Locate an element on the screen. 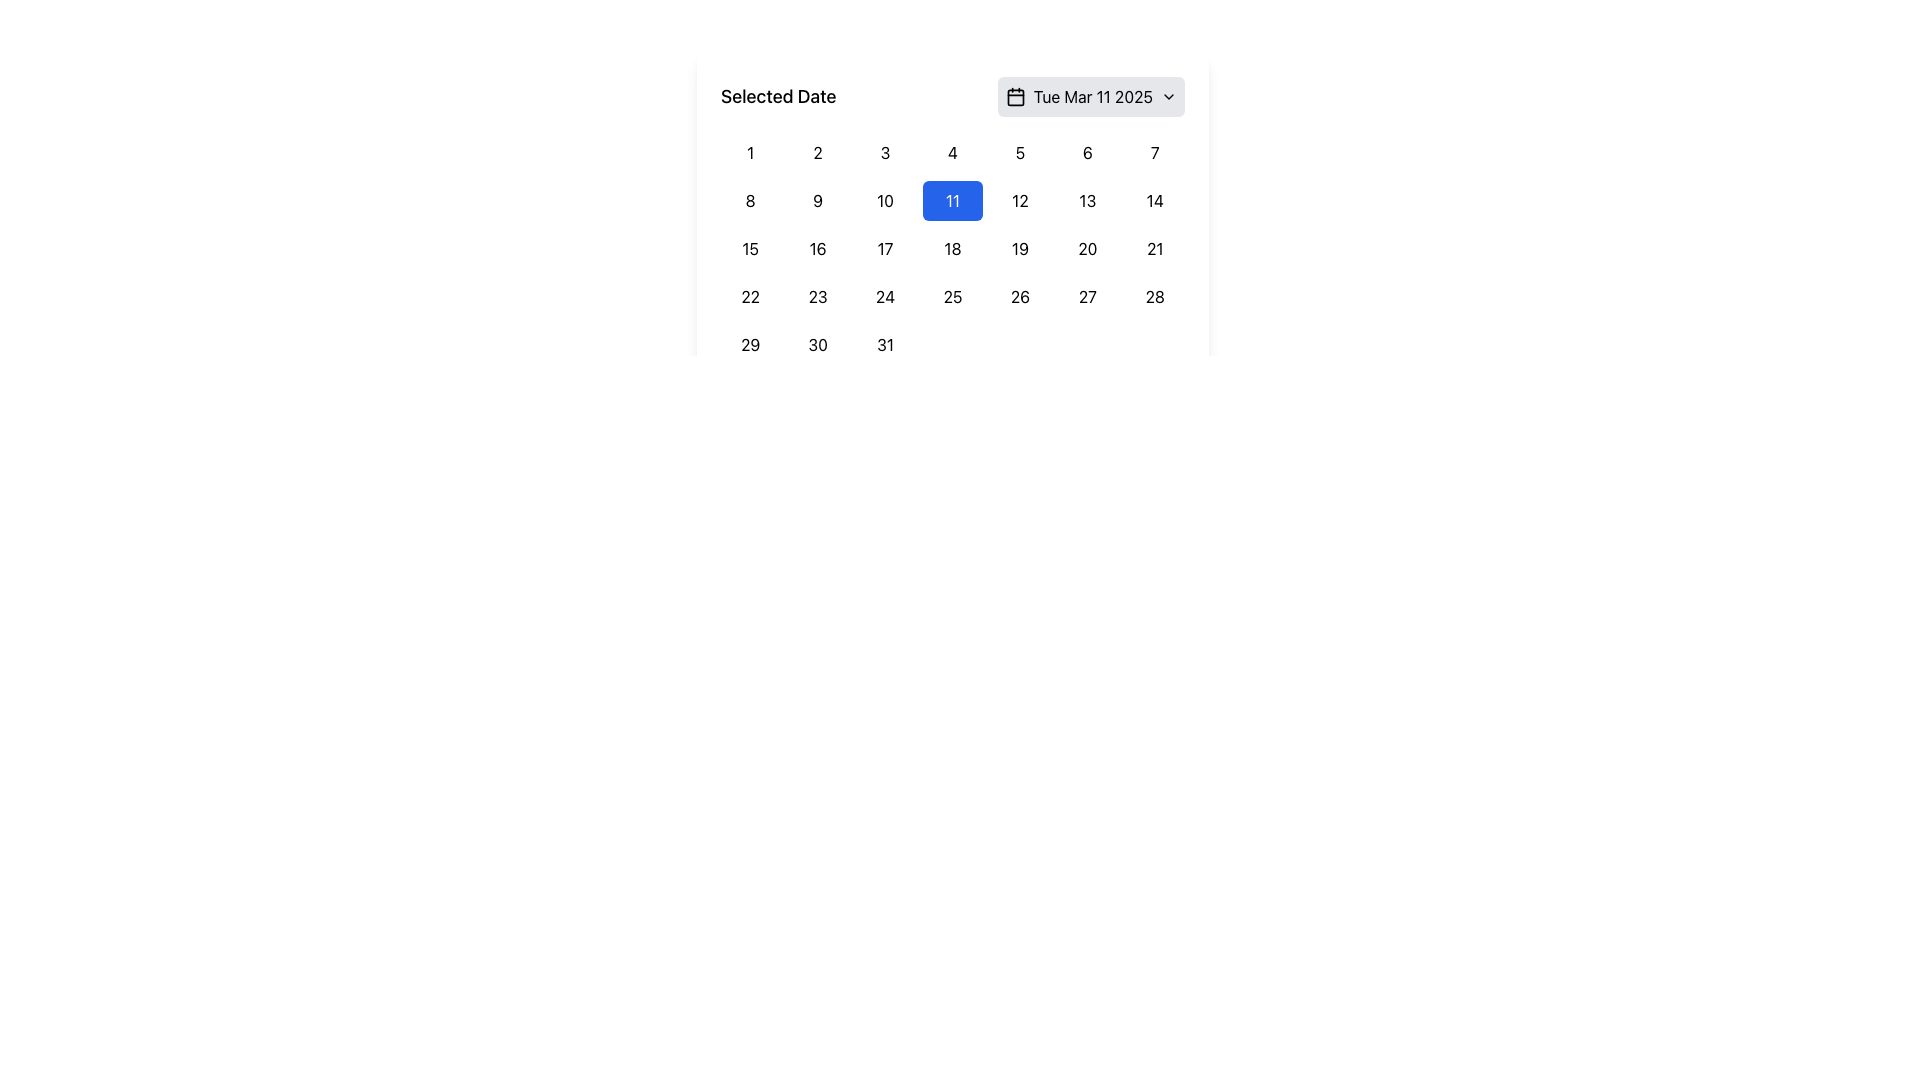  the first day of the calendar month grid cell located in the top-left corner of the grid layout is located at coordinates (749, 152).